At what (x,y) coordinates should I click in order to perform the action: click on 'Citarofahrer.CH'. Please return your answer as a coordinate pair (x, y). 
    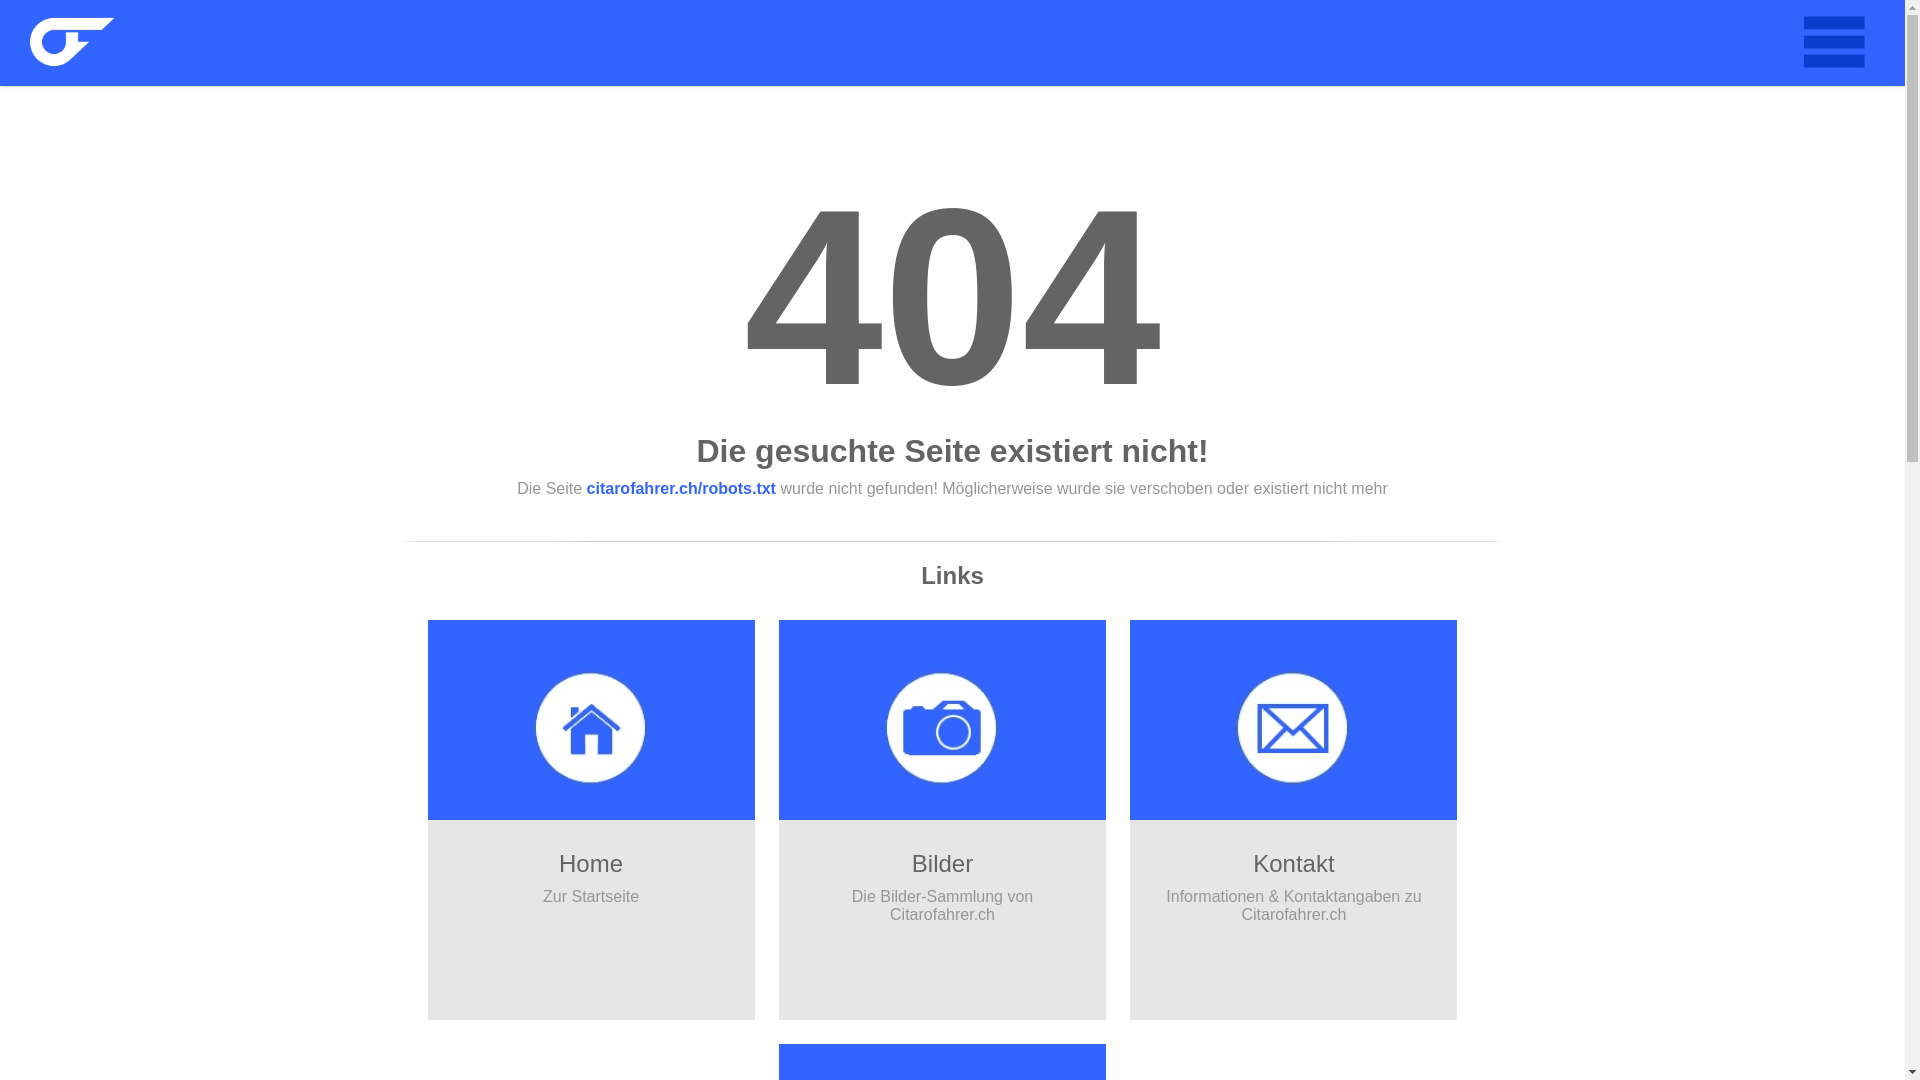
    Looking at the image, I should click on (29, 42).